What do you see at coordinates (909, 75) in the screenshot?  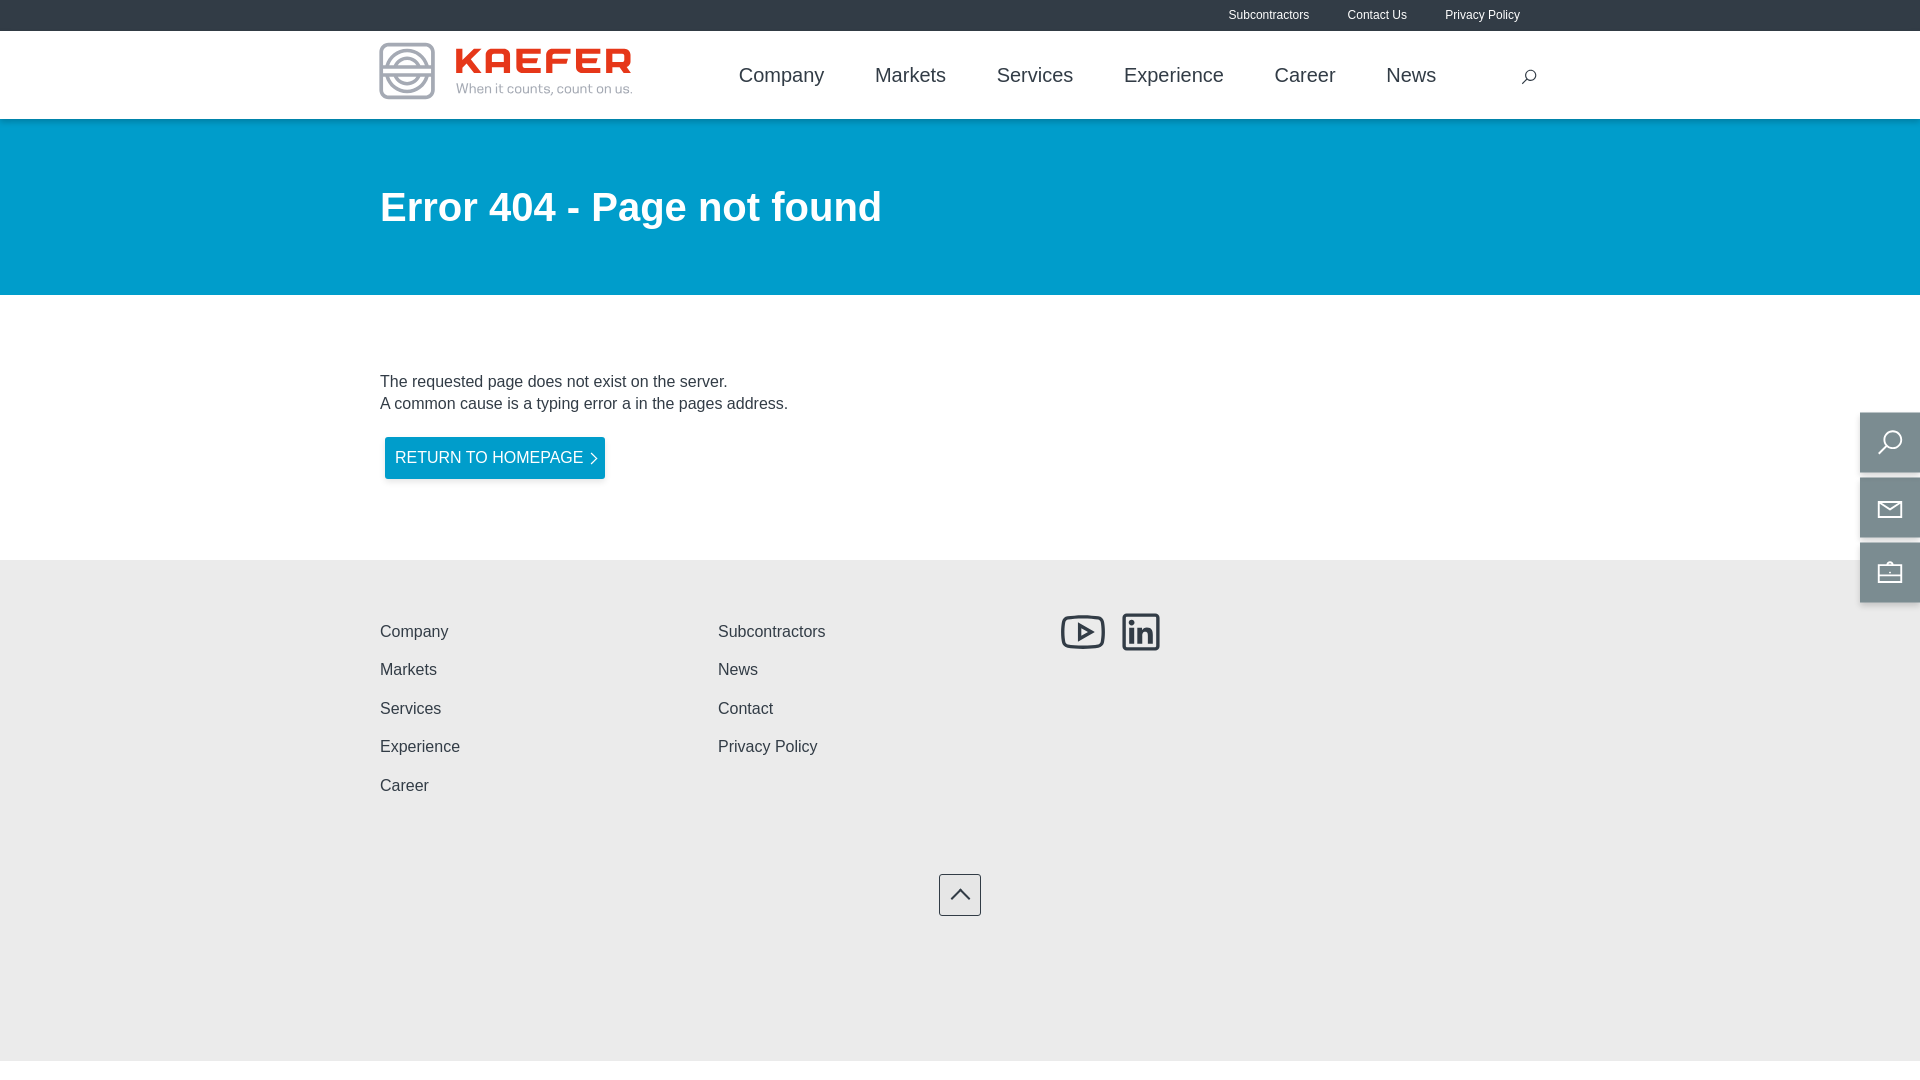 I see `'Markets'` at bounding box center [909, 75].